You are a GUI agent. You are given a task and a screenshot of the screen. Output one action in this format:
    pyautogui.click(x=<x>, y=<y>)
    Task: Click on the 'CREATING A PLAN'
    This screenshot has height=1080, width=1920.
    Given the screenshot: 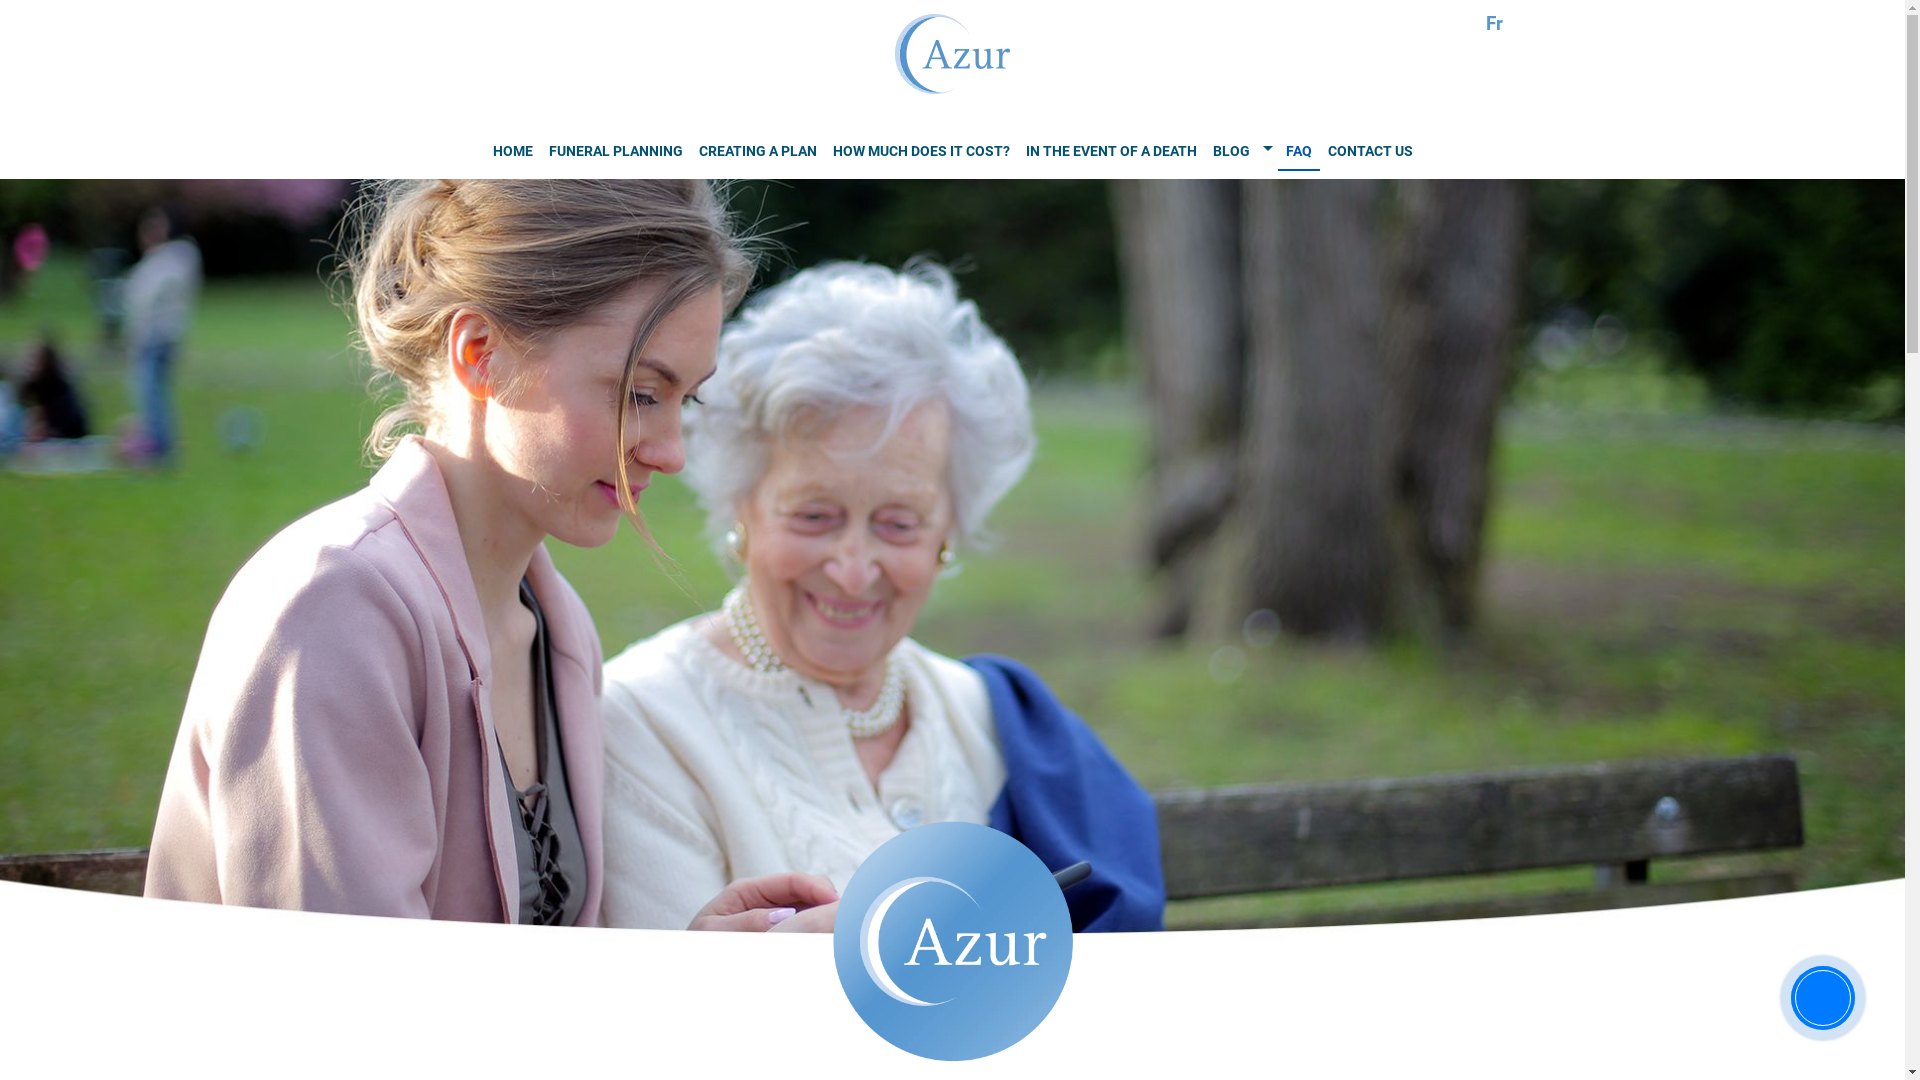 What is the action you would take?
    pyautogui.click(x=756, y=150)
    